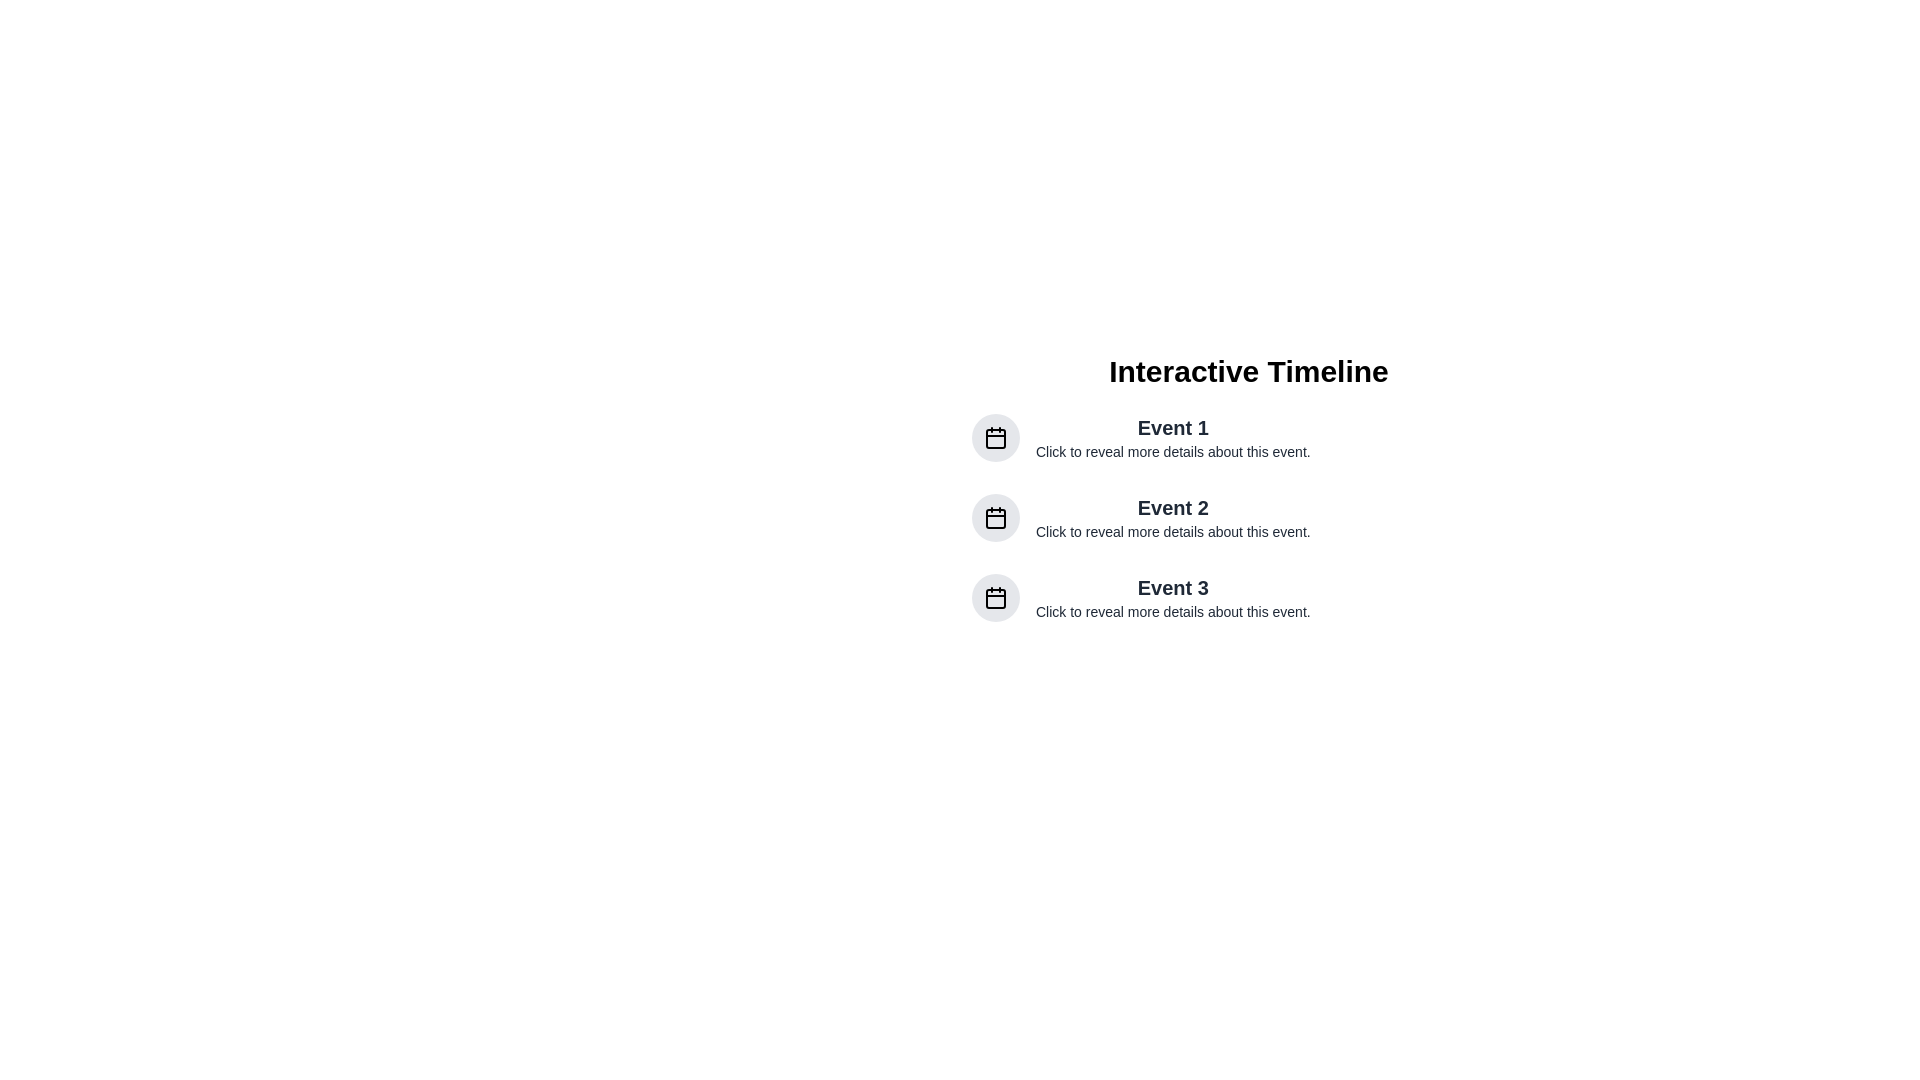 This screenshot has height=1080, width=1920. I want to click on the Icon Button representing 'Event 3' in the interactive timeline, which is located at the leftmost side of its row, so click(996, 596).